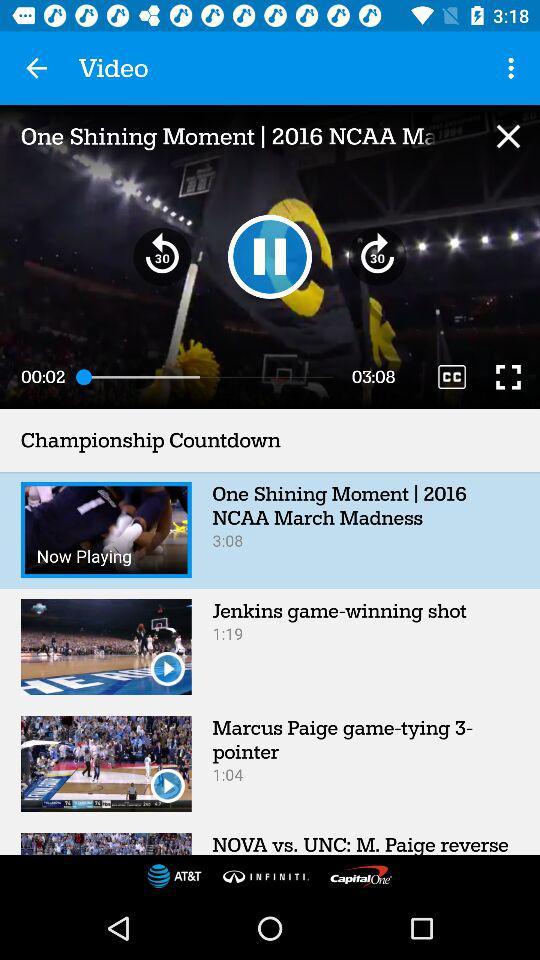 The width and height of the screenshot is (540, 960). What do you see at coordinates (377, 255) in the screenshot?
I see `go forward 30 seconds` at bounding box center [377, 255].